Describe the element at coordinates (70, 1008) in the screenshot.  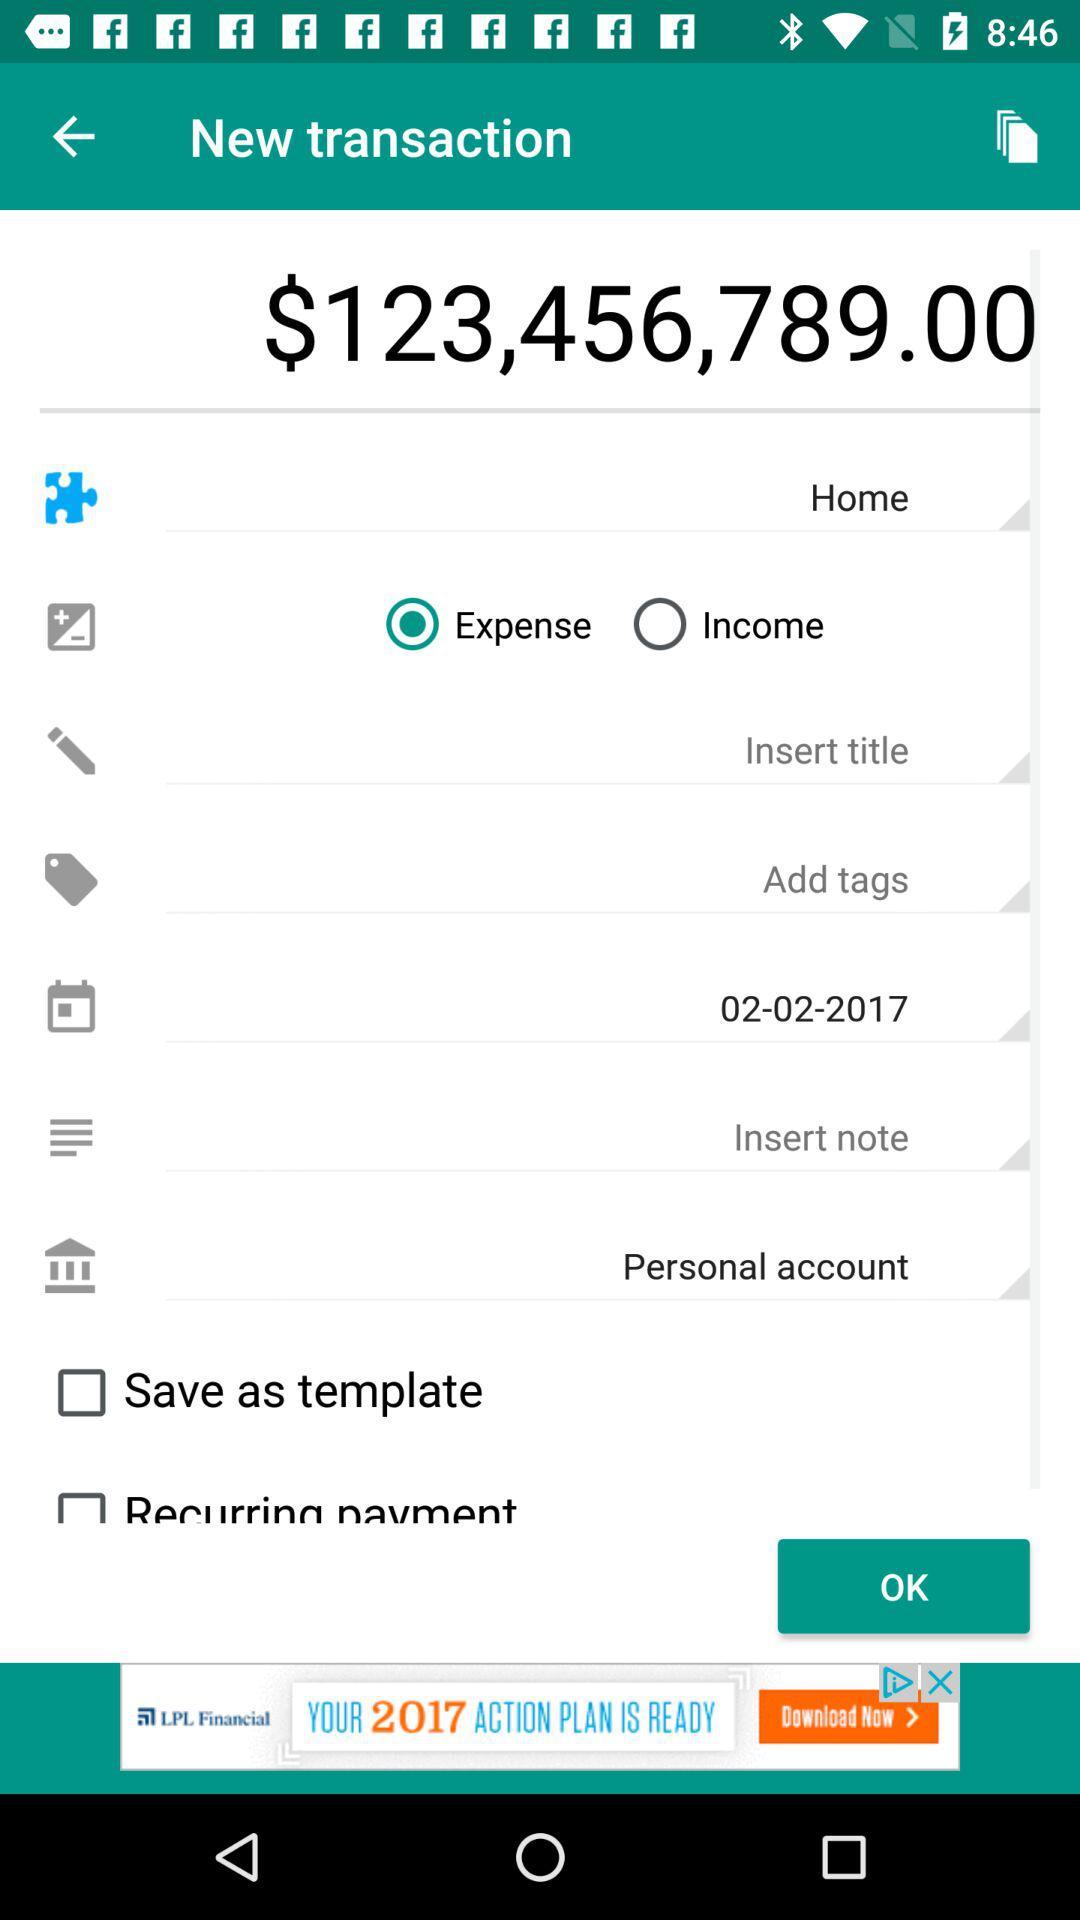
I see `the date_range icon` at that location.